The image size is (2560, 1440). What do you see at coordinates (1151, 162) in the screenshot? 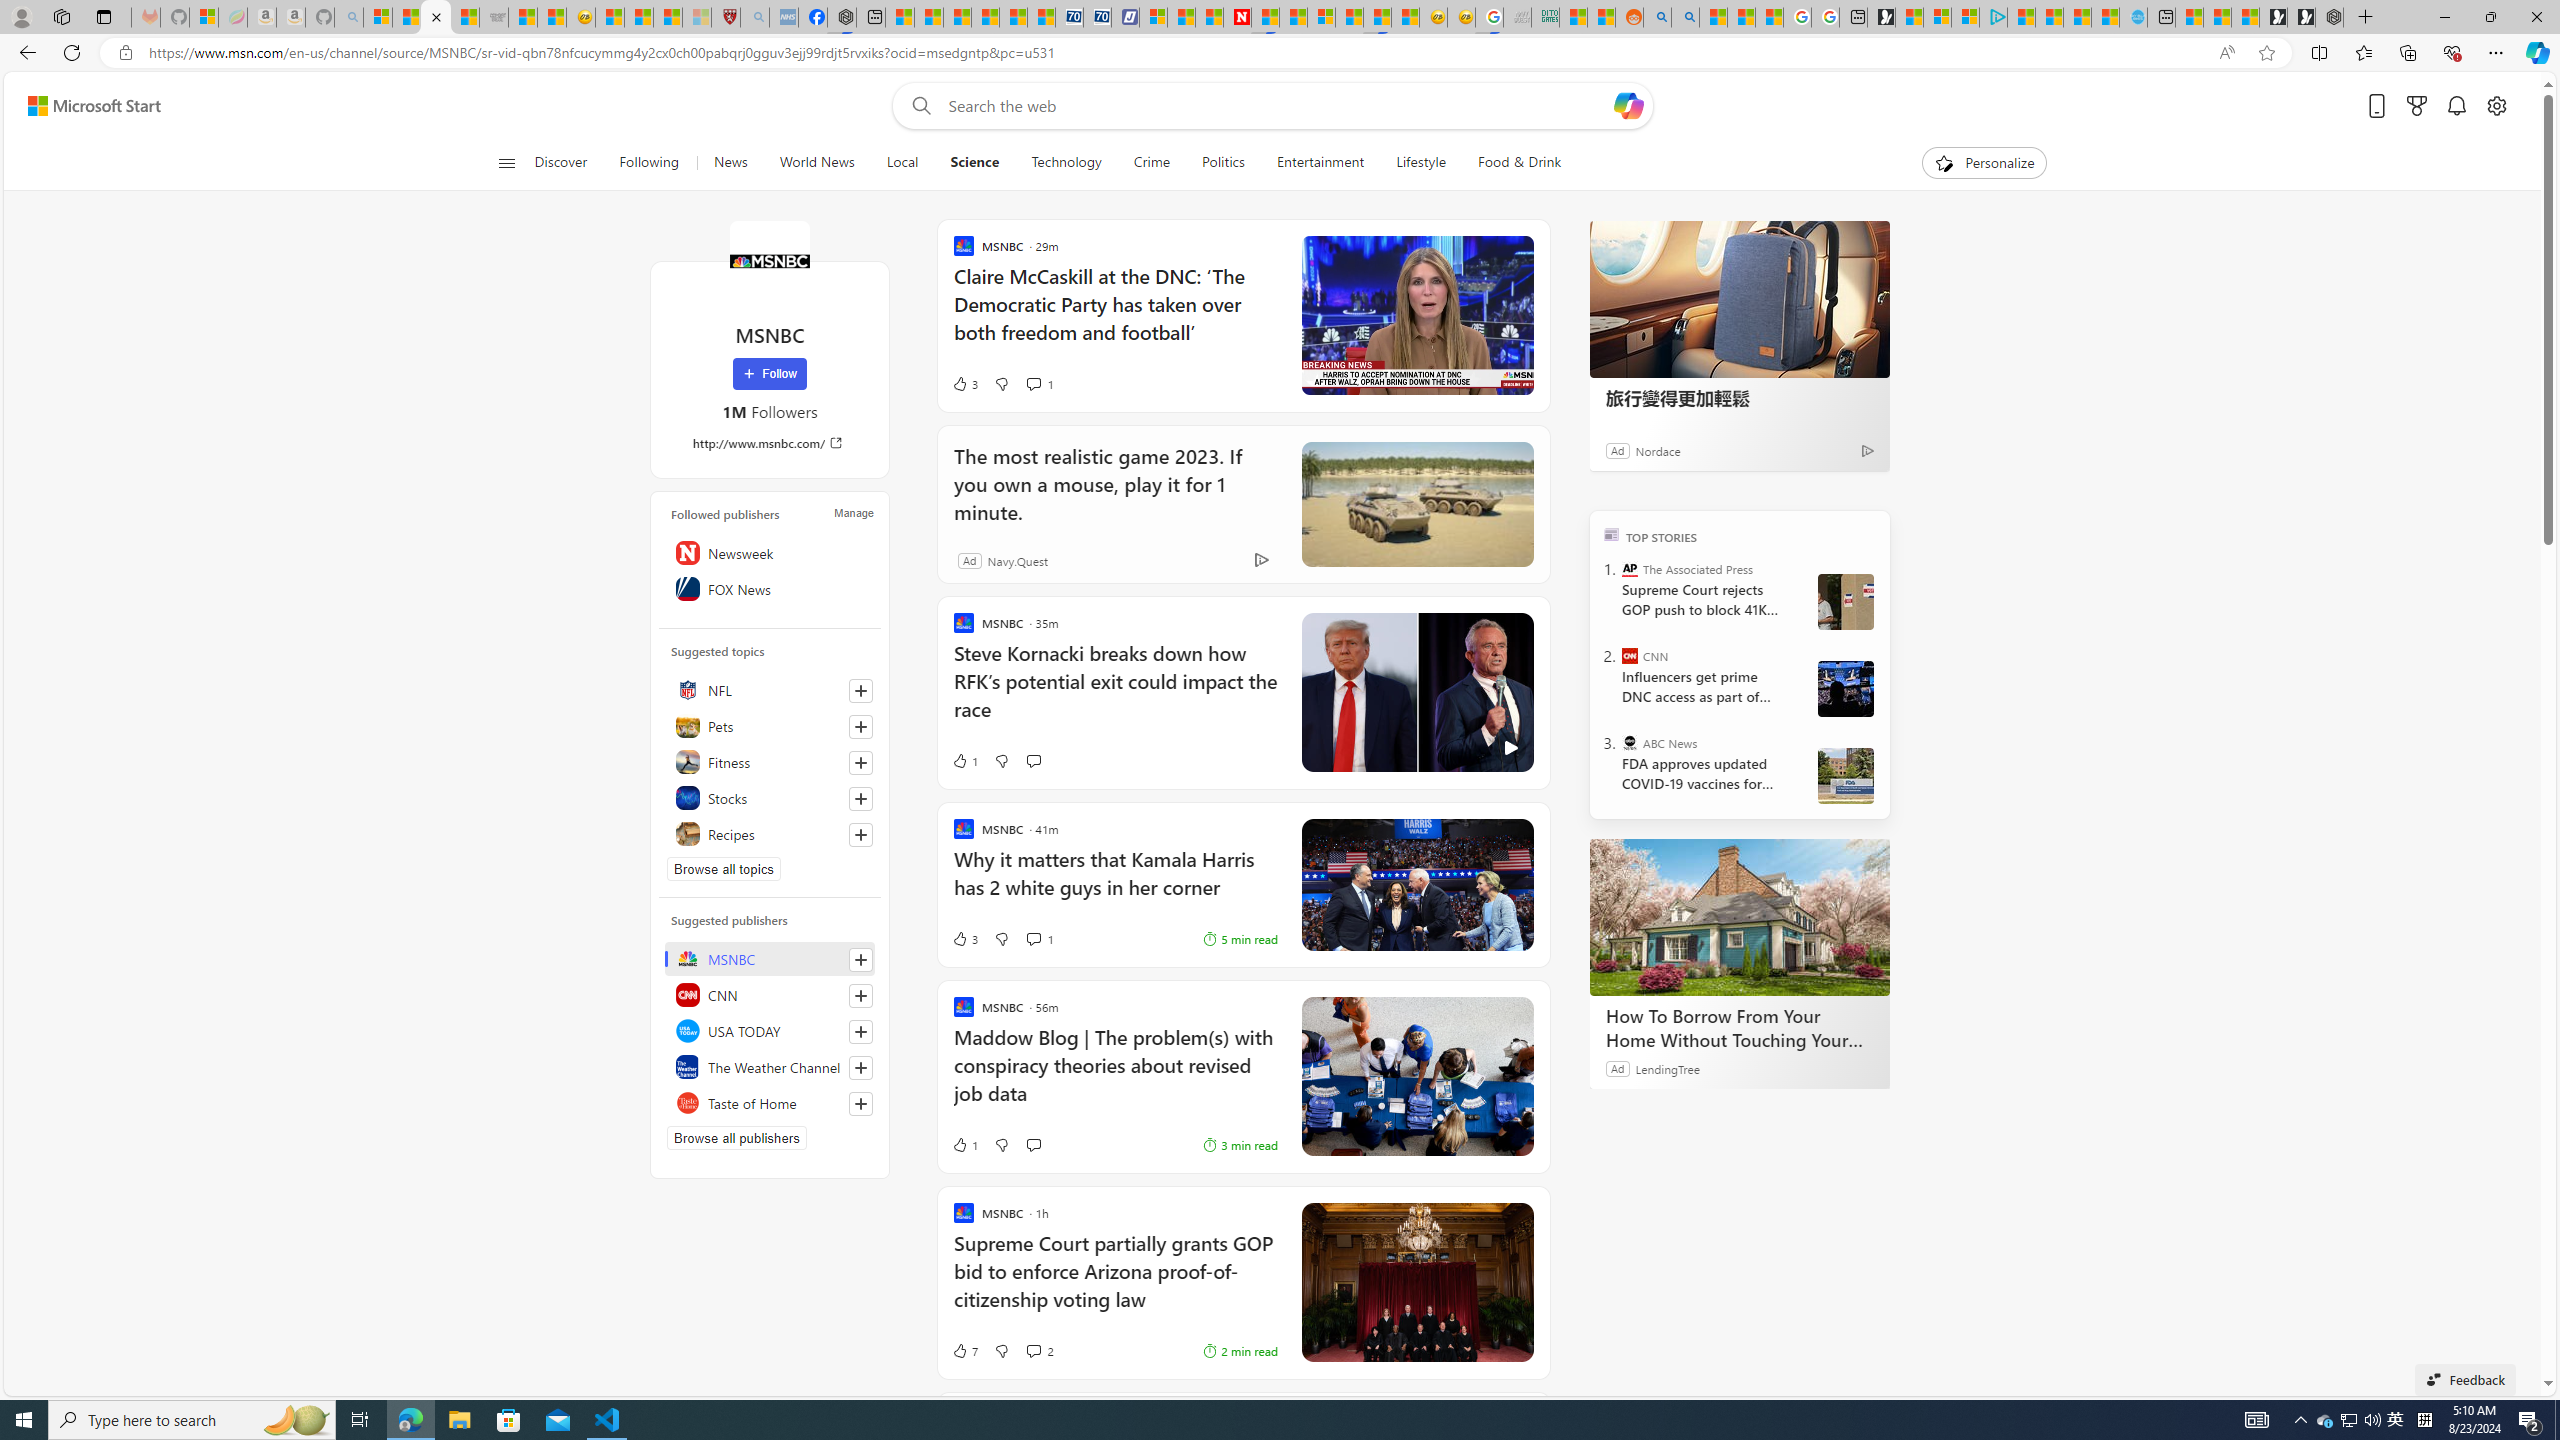
I see `'Crime'` at bounding box center [1151, 162].